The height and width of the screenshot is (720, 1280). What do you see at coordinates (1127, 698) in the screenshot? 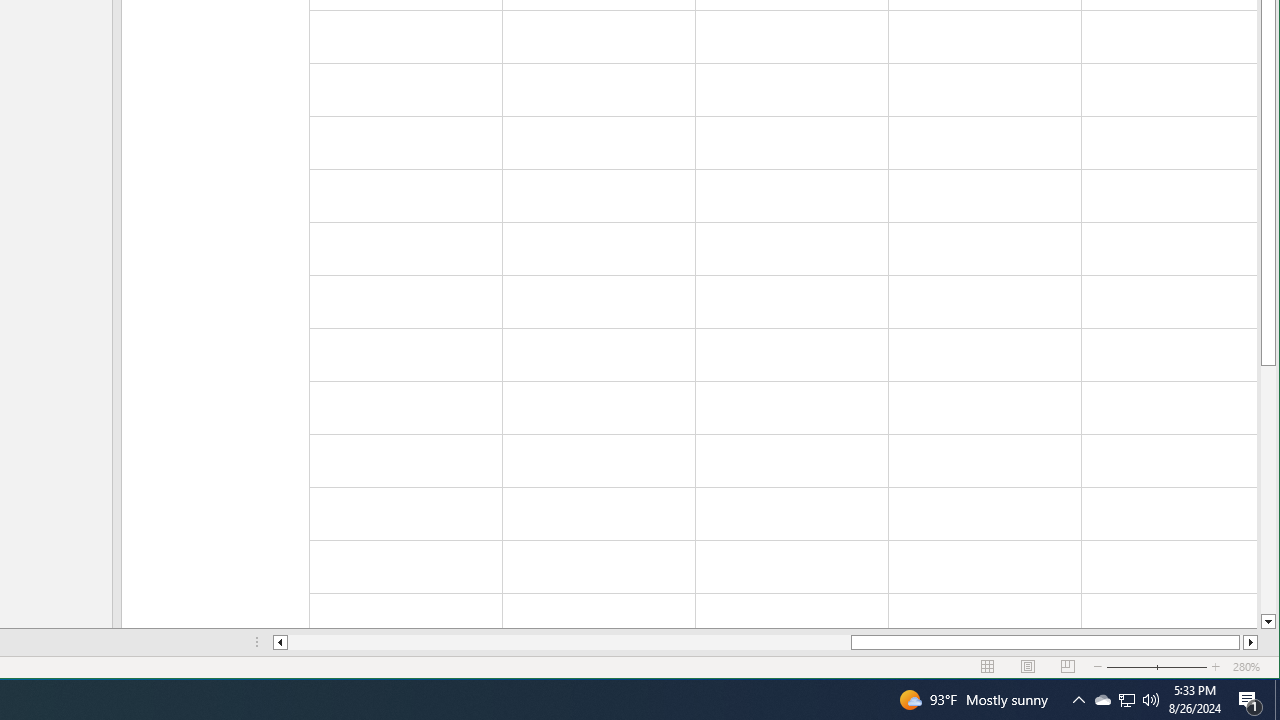
I see `'Notification Chevron'` at bounding box center [1127, 698].